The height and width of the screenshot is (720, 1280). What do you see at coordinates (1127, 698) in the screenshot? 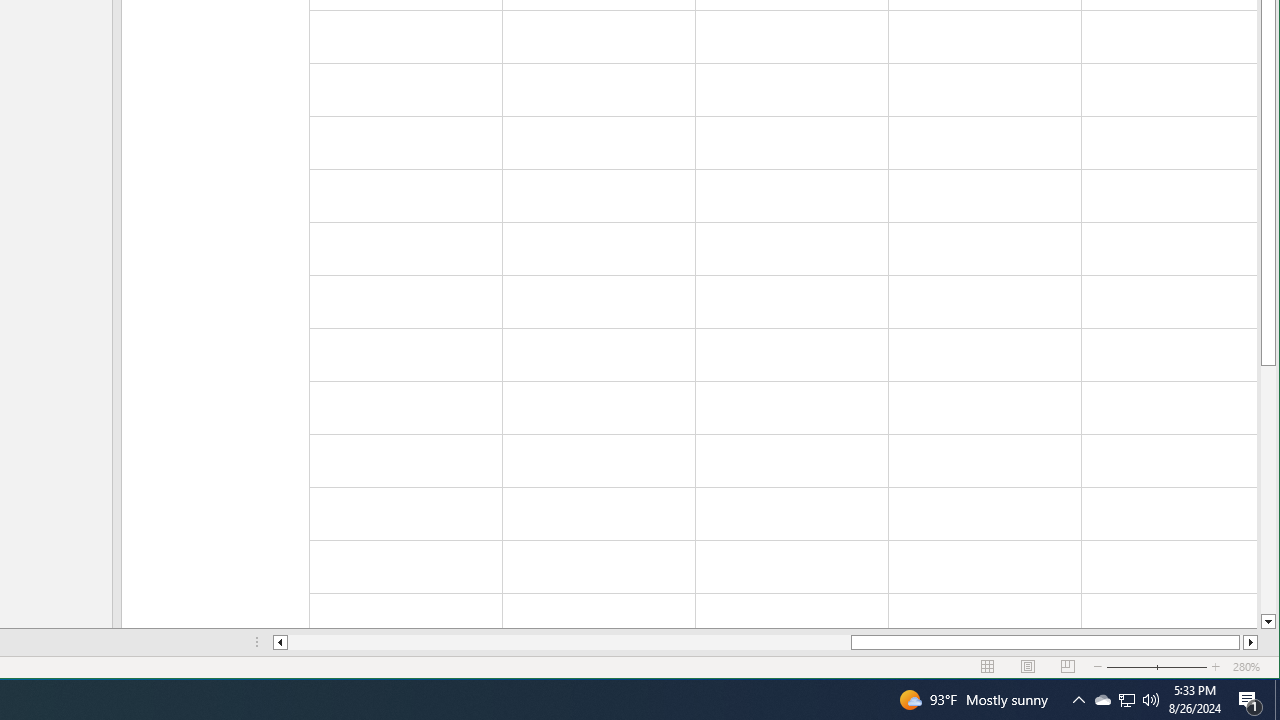
I see `'Notification Chevron'` at bounding box center [1127, 698].